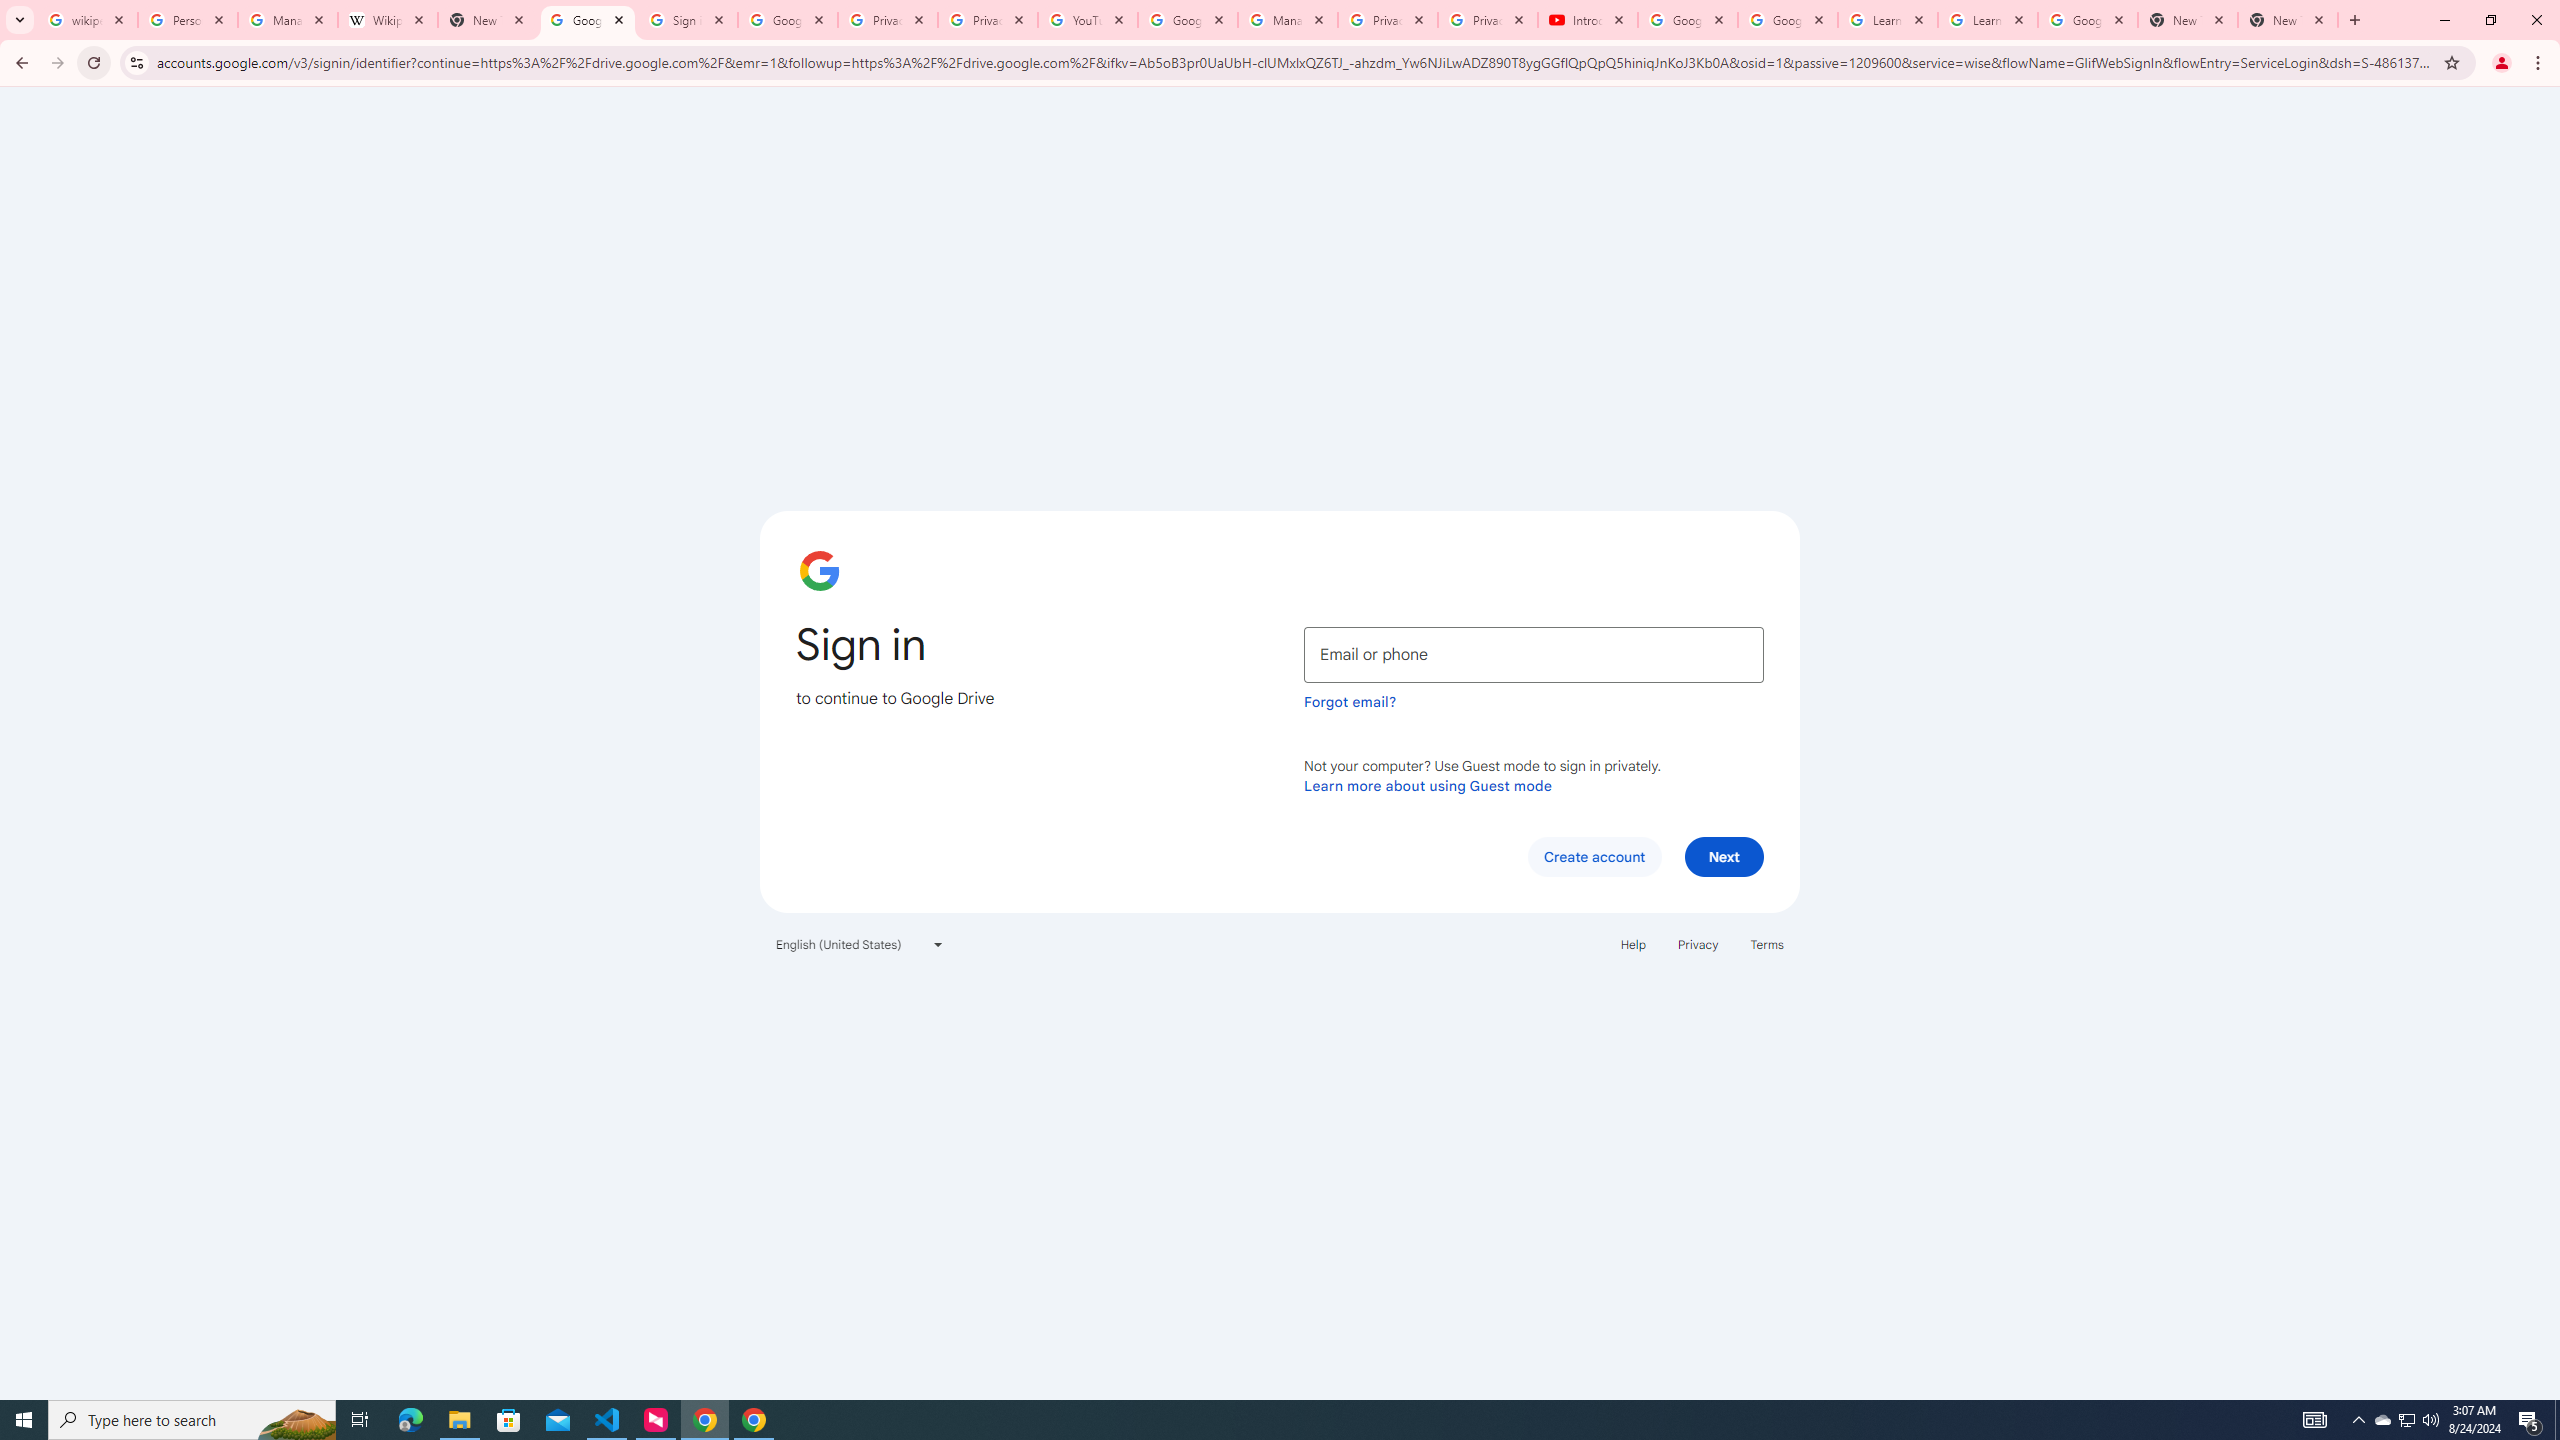 This screenshot has width=2560, height=1440. What do you see at coordinates (1724, 855) in the screenshot?
I see `'Next'` at bounding box center [1724, 855].